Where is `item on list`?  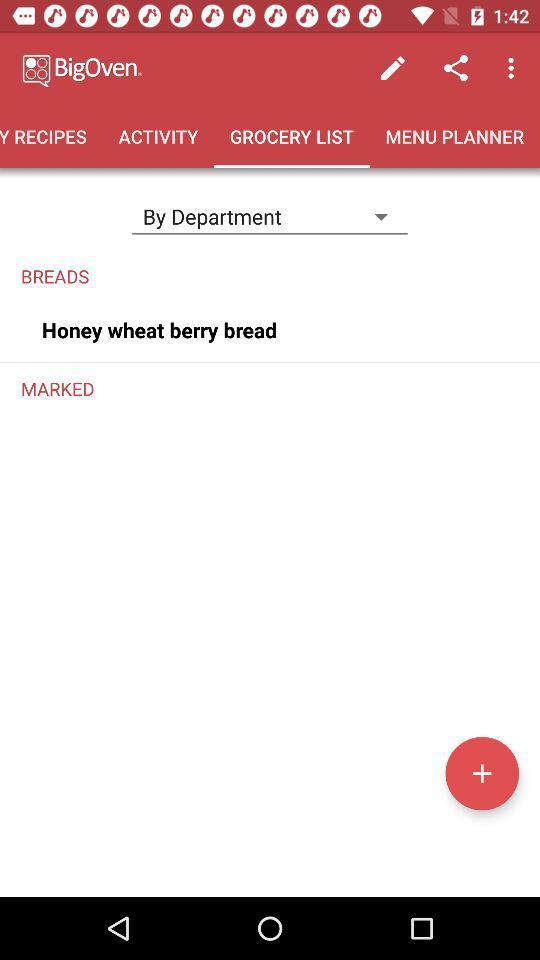
item on list is located at coordinates (481, 772).